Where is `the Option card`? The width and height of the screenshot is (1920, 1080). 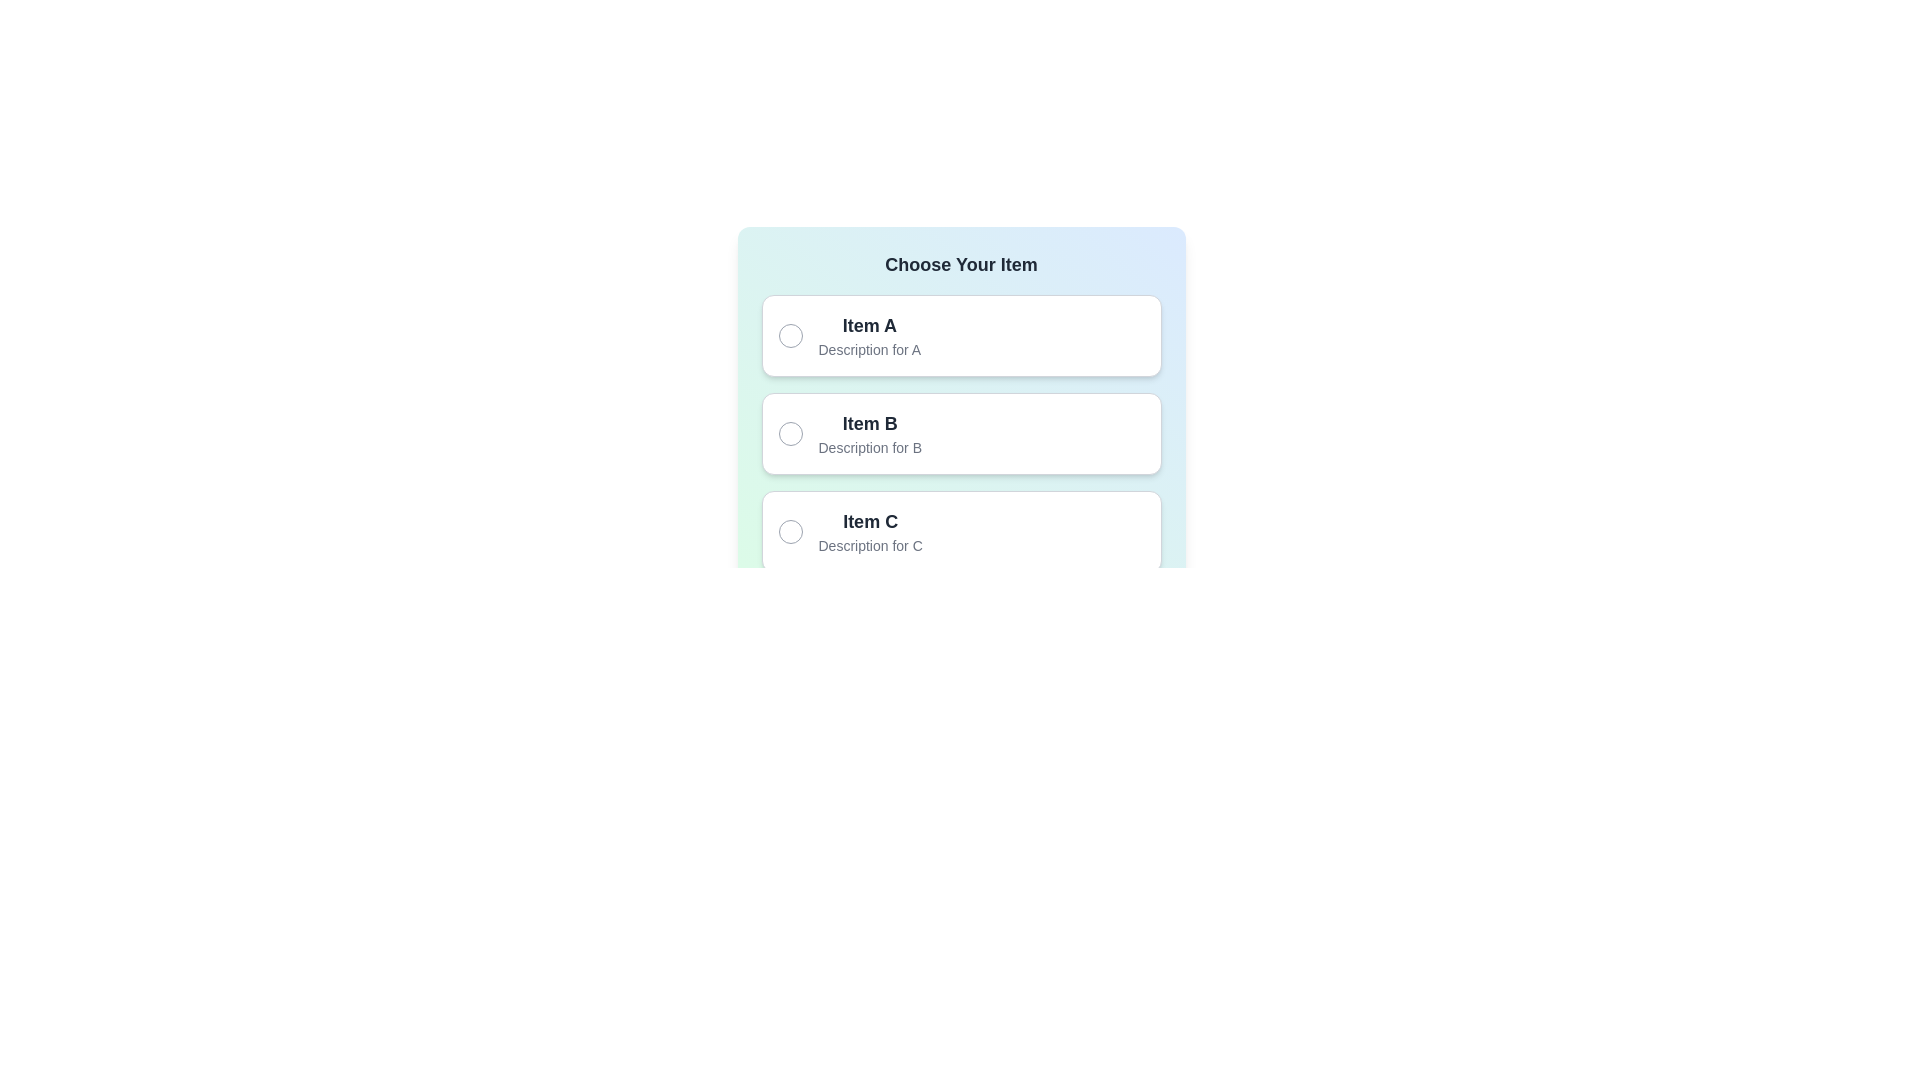
the Option card is located at coordinates (961, 531).